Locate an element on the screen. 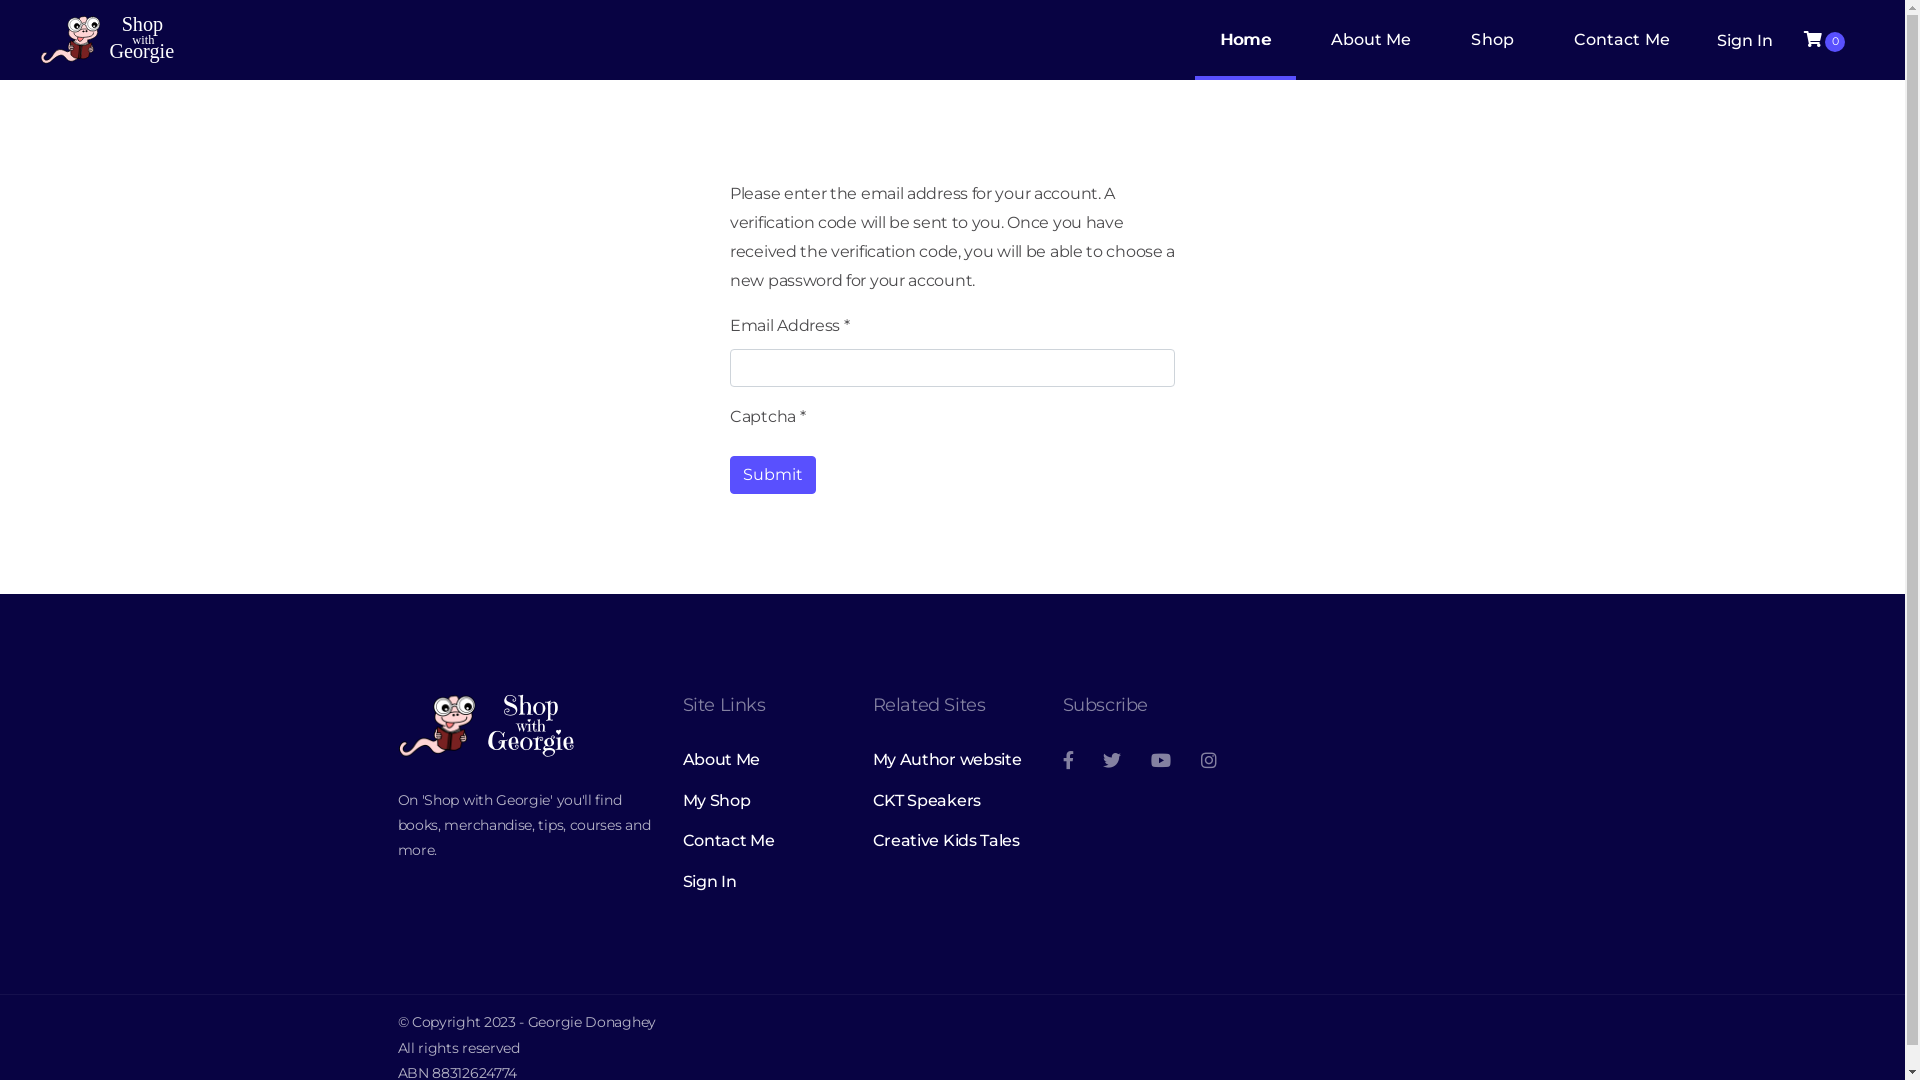  'Creative Kids Tales' is located at coordinates (872, 840).